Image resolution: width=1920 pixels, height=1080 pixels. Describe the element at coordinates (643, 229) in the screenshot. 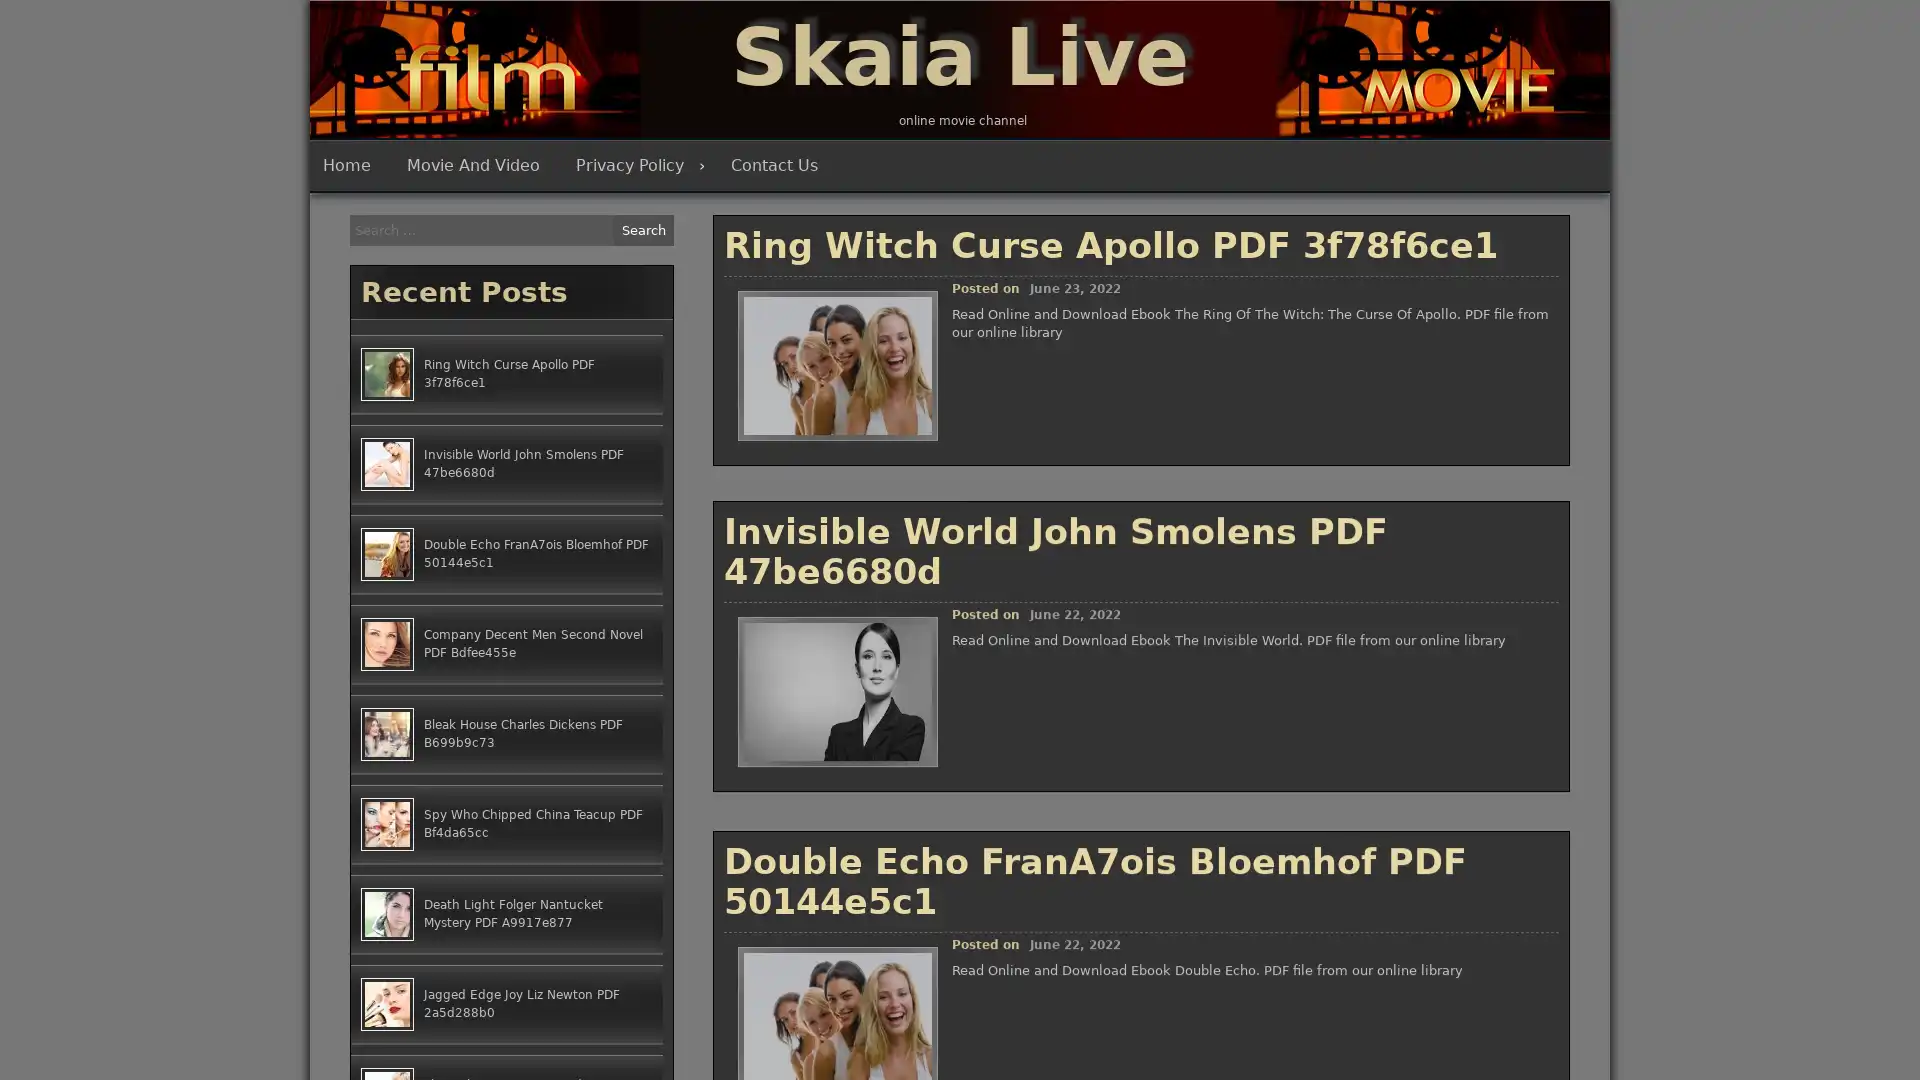

I see `Search` at that location.